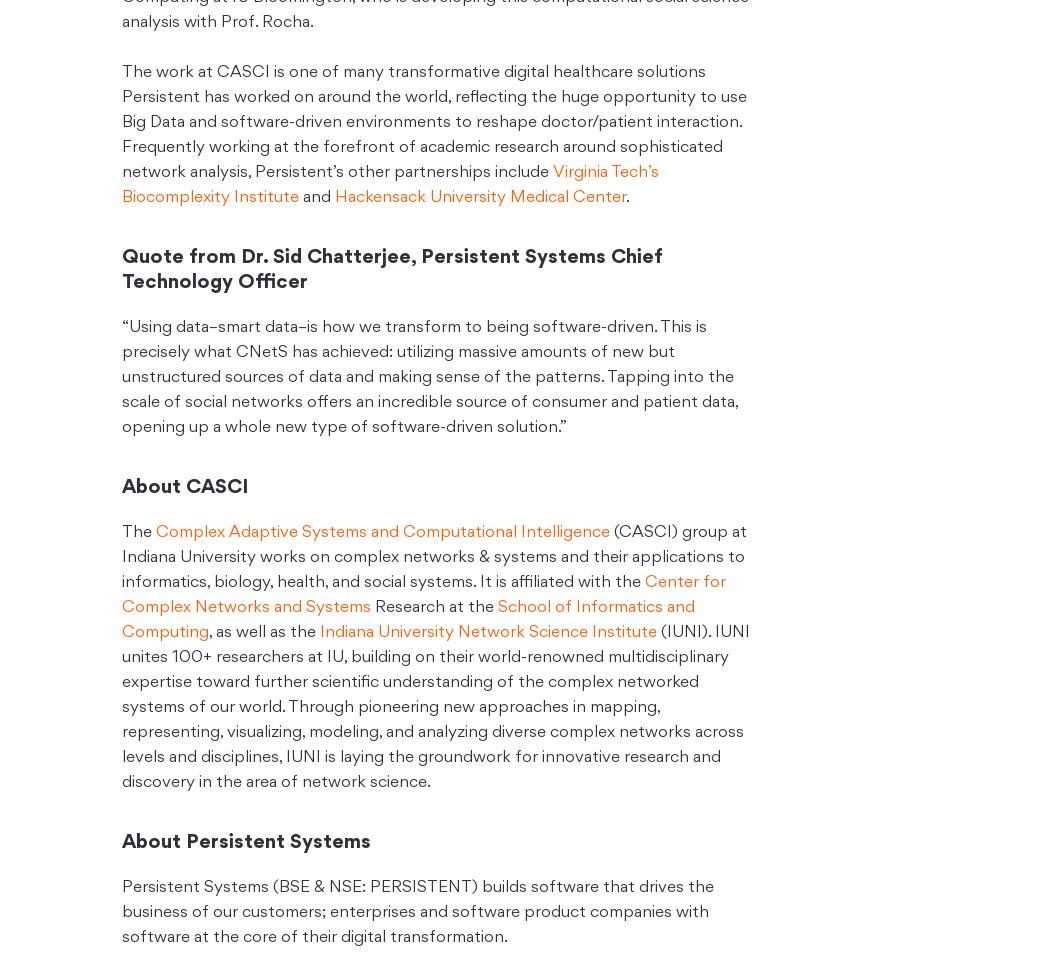 The height and width of the screenshot is (968, 1050). I want to click on 'Persistent Systems (BSE & NSE: PERSISTENT) builds software that drives the business of our customers; enterprises and software product companies with software at the core of their digital transformation.', so click(121, 913).